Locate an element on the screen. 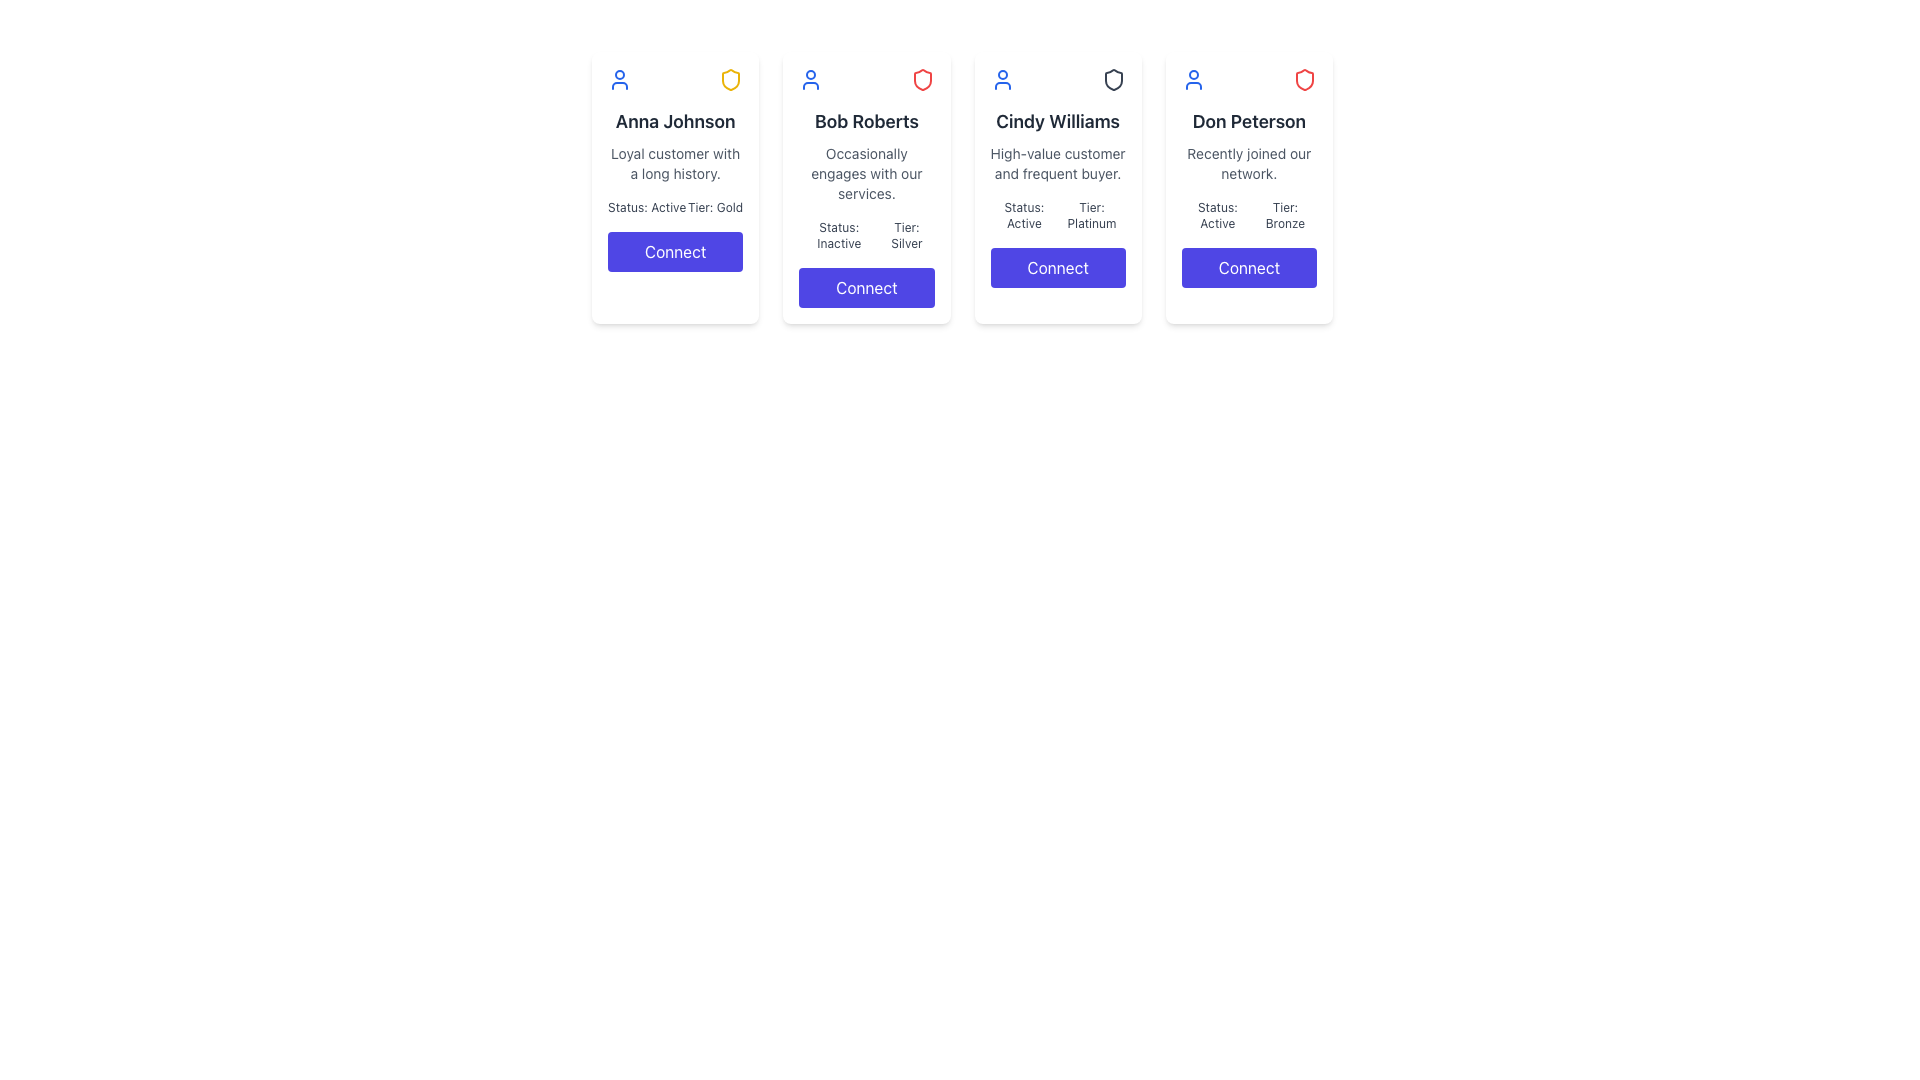  the button that initiates a connection action associated with user 'Bob Roberts', located at the bottom of his card is located at coordinates (866, 288).